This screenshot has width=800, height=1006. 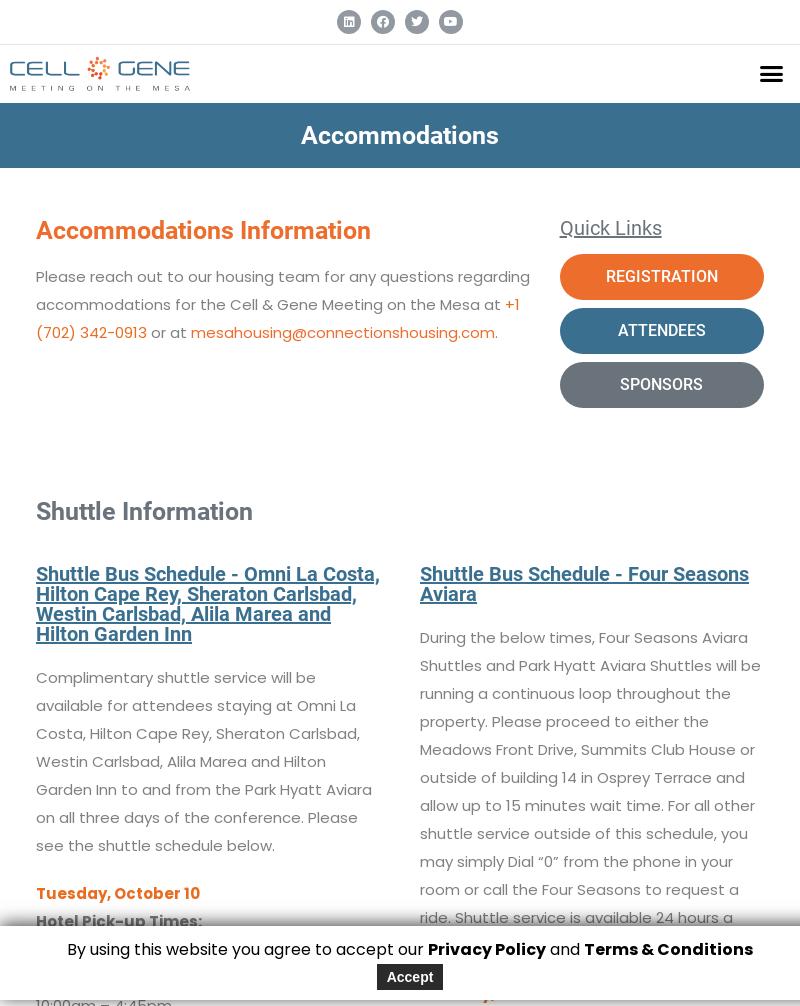 I want to click on 'SPONSORS', so click(x=660, y=382).